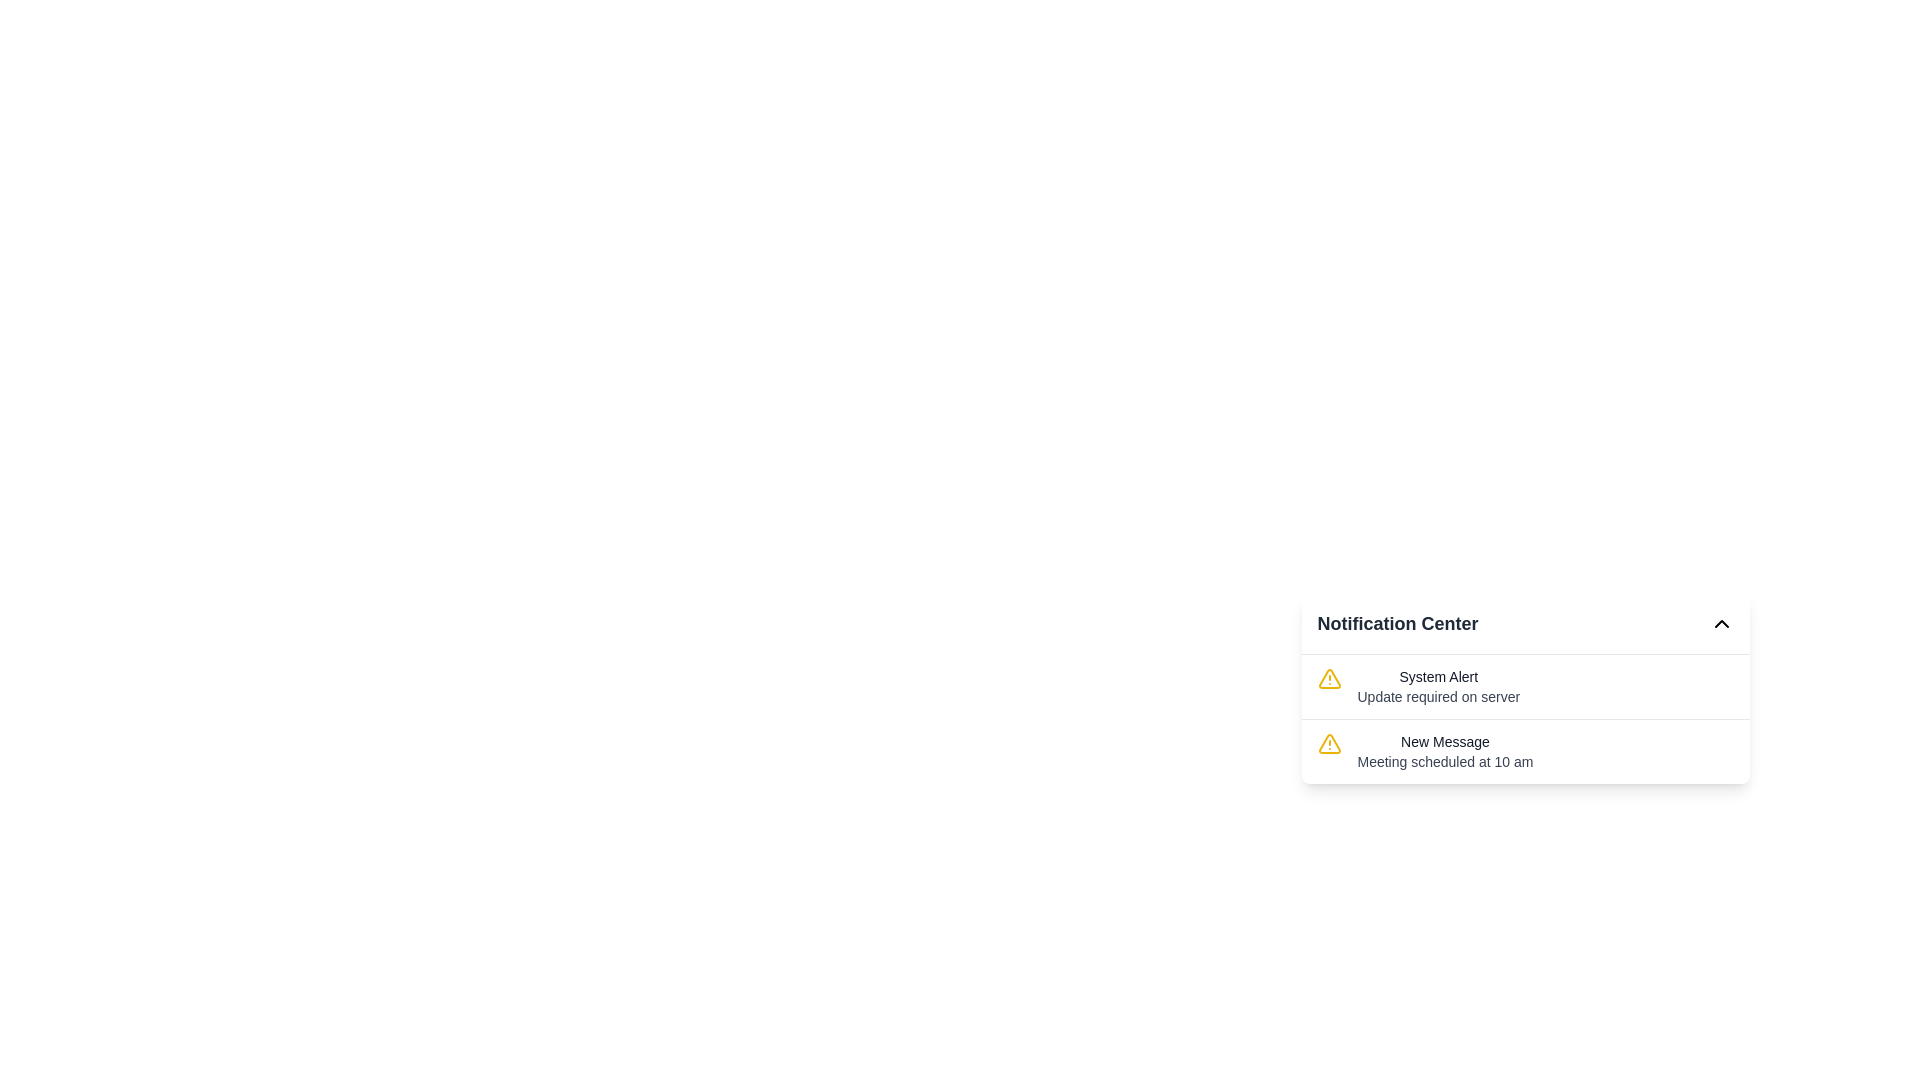 This screenshot has height=1080, width=1920. What do you see at coordinates (1329, 744) in the screenshot?
I see `the Warning icon located to the left of the 'New Message' text in the Notification Center to obtain more information about the alert` at bounding box center [1329, 744].